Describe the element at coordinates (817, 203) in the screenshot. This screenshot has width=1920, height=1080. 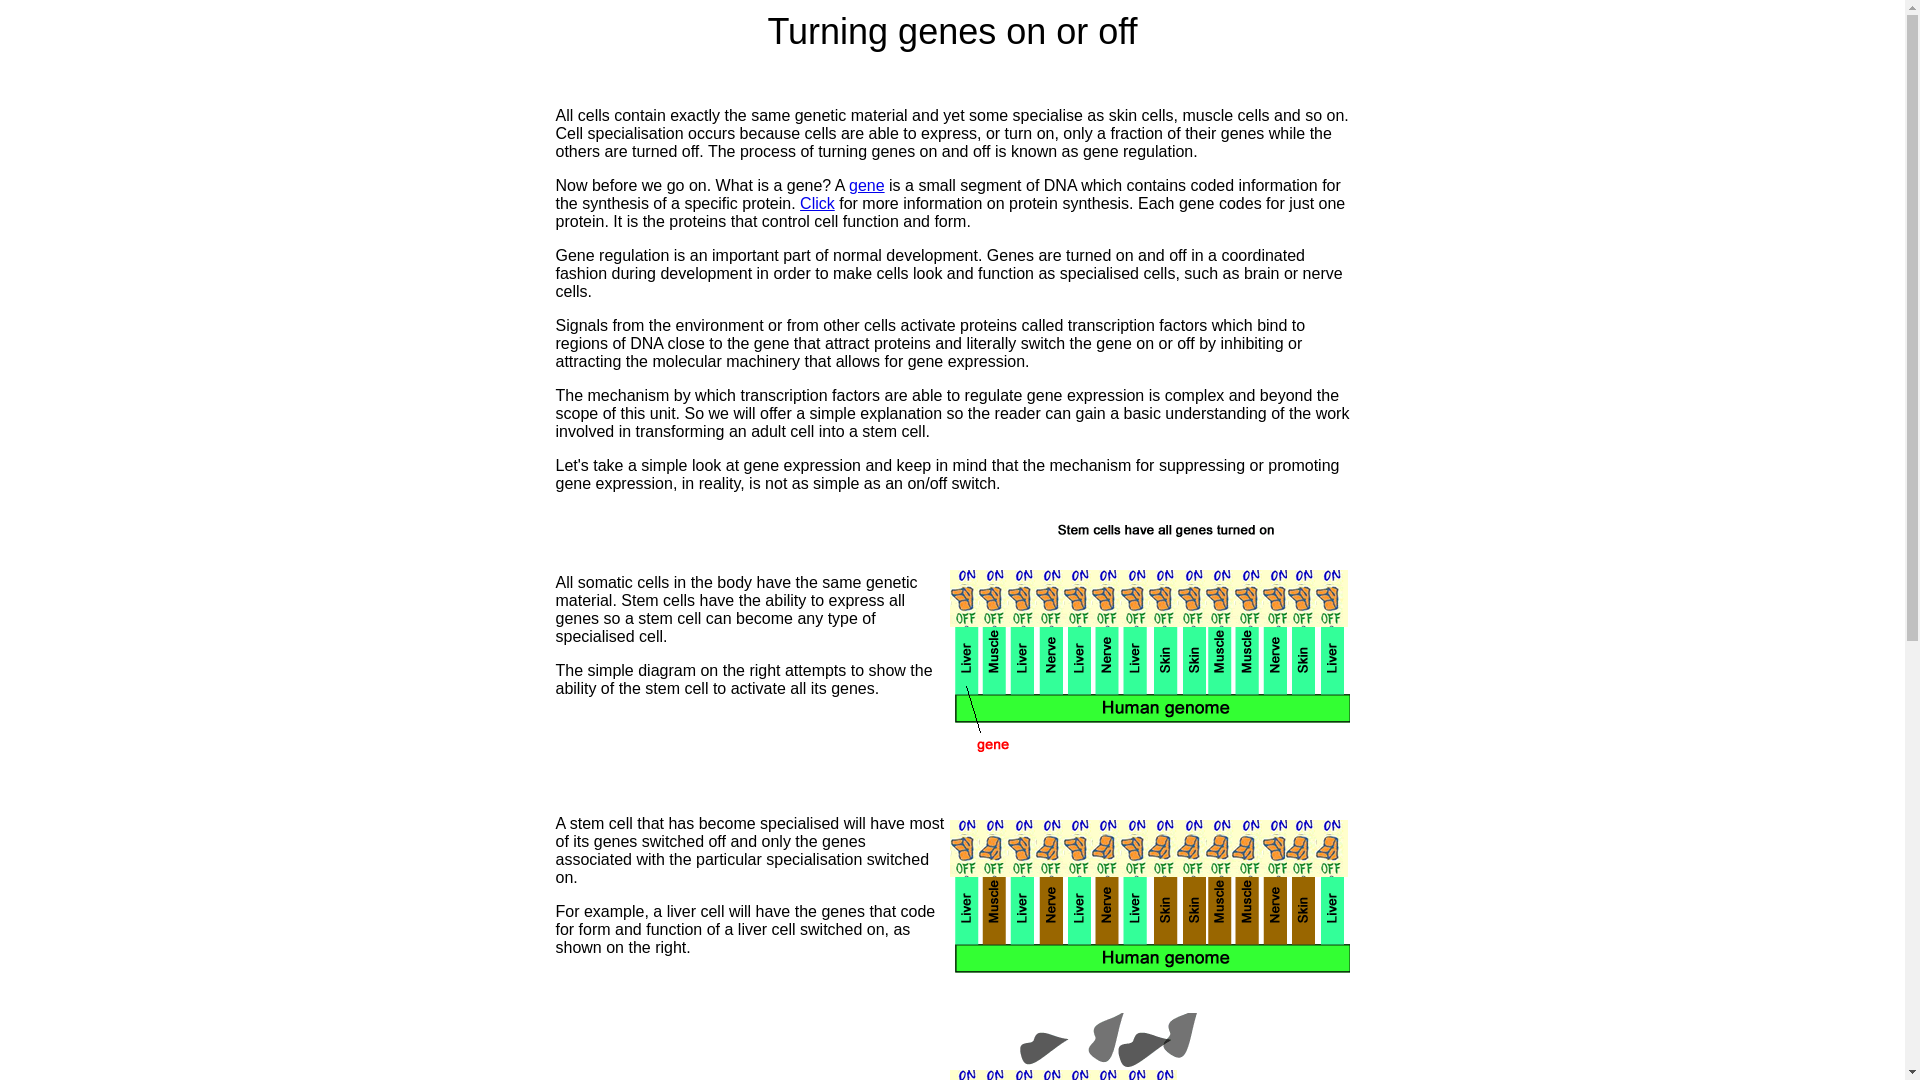
I see `'Click'` at that location.